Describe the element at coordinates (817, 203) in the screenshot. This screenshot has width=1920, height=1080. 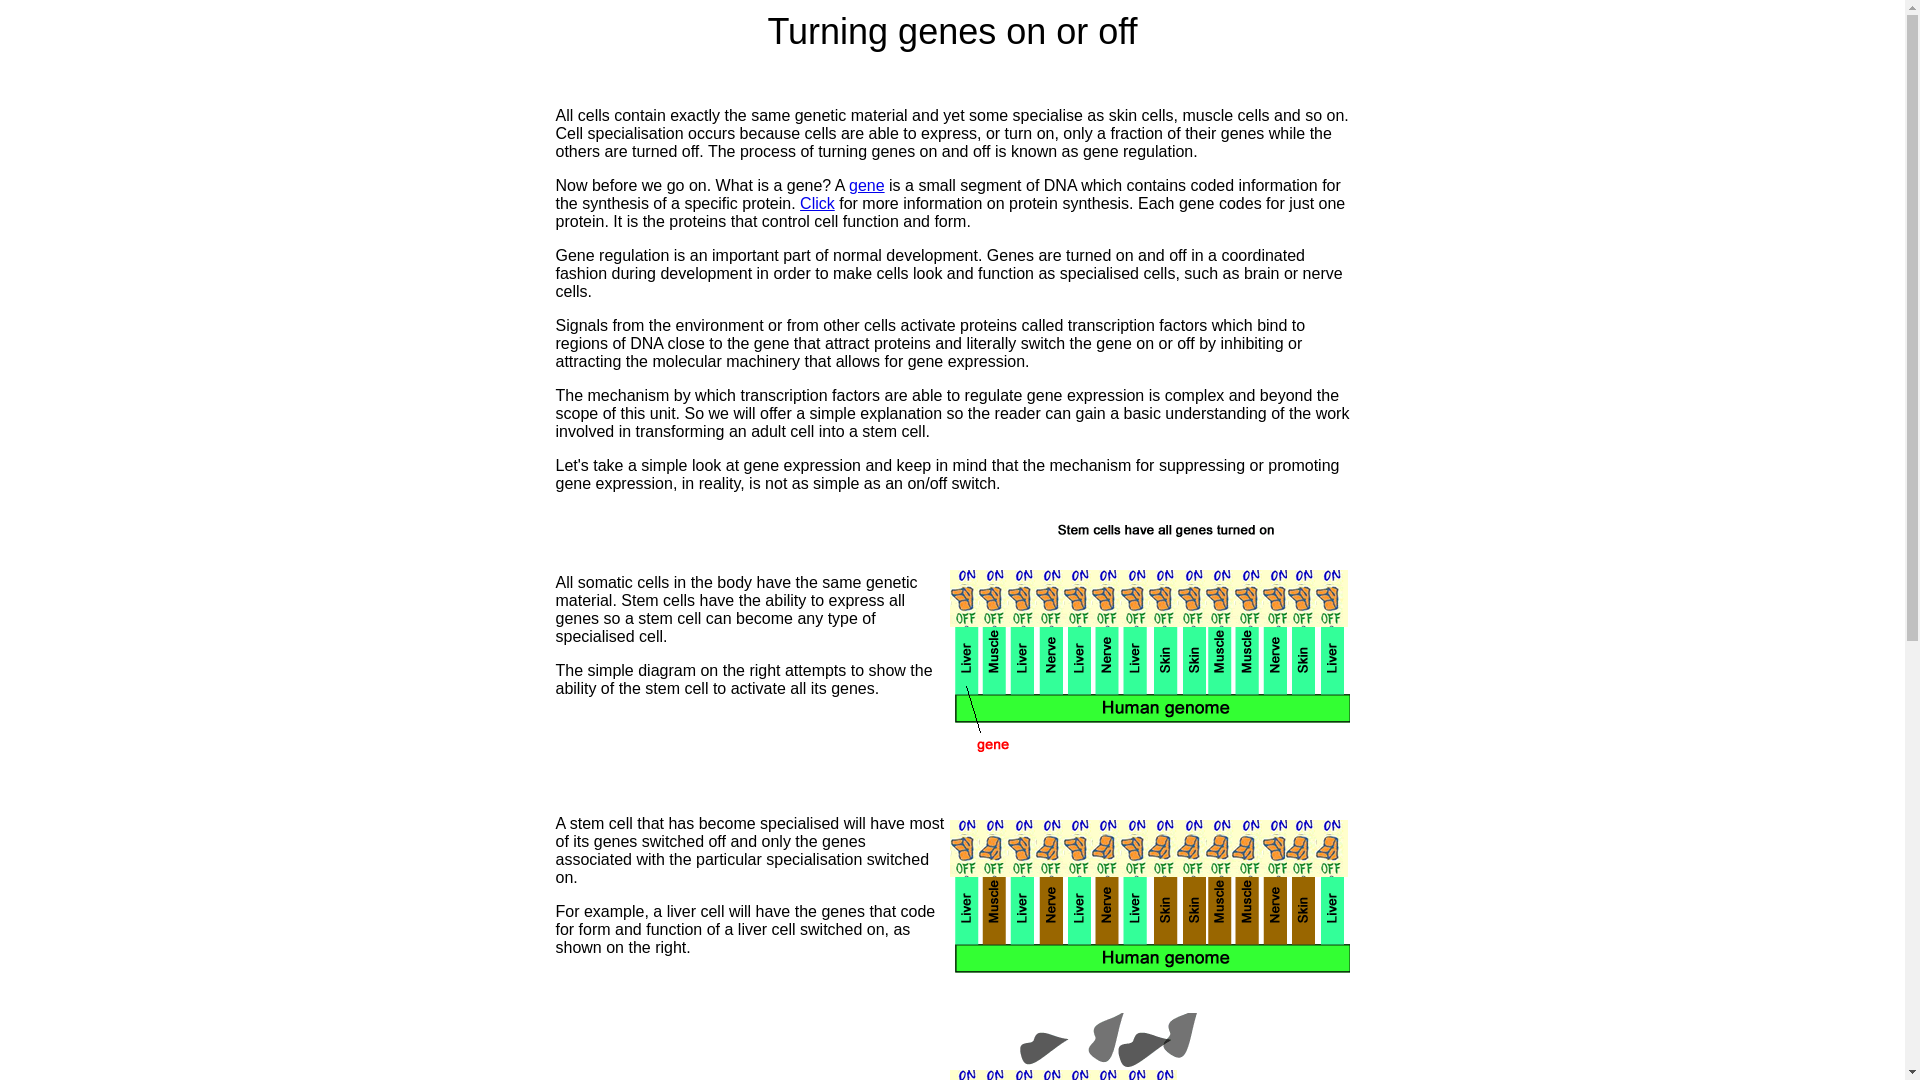
I see `'Click'` at that location.